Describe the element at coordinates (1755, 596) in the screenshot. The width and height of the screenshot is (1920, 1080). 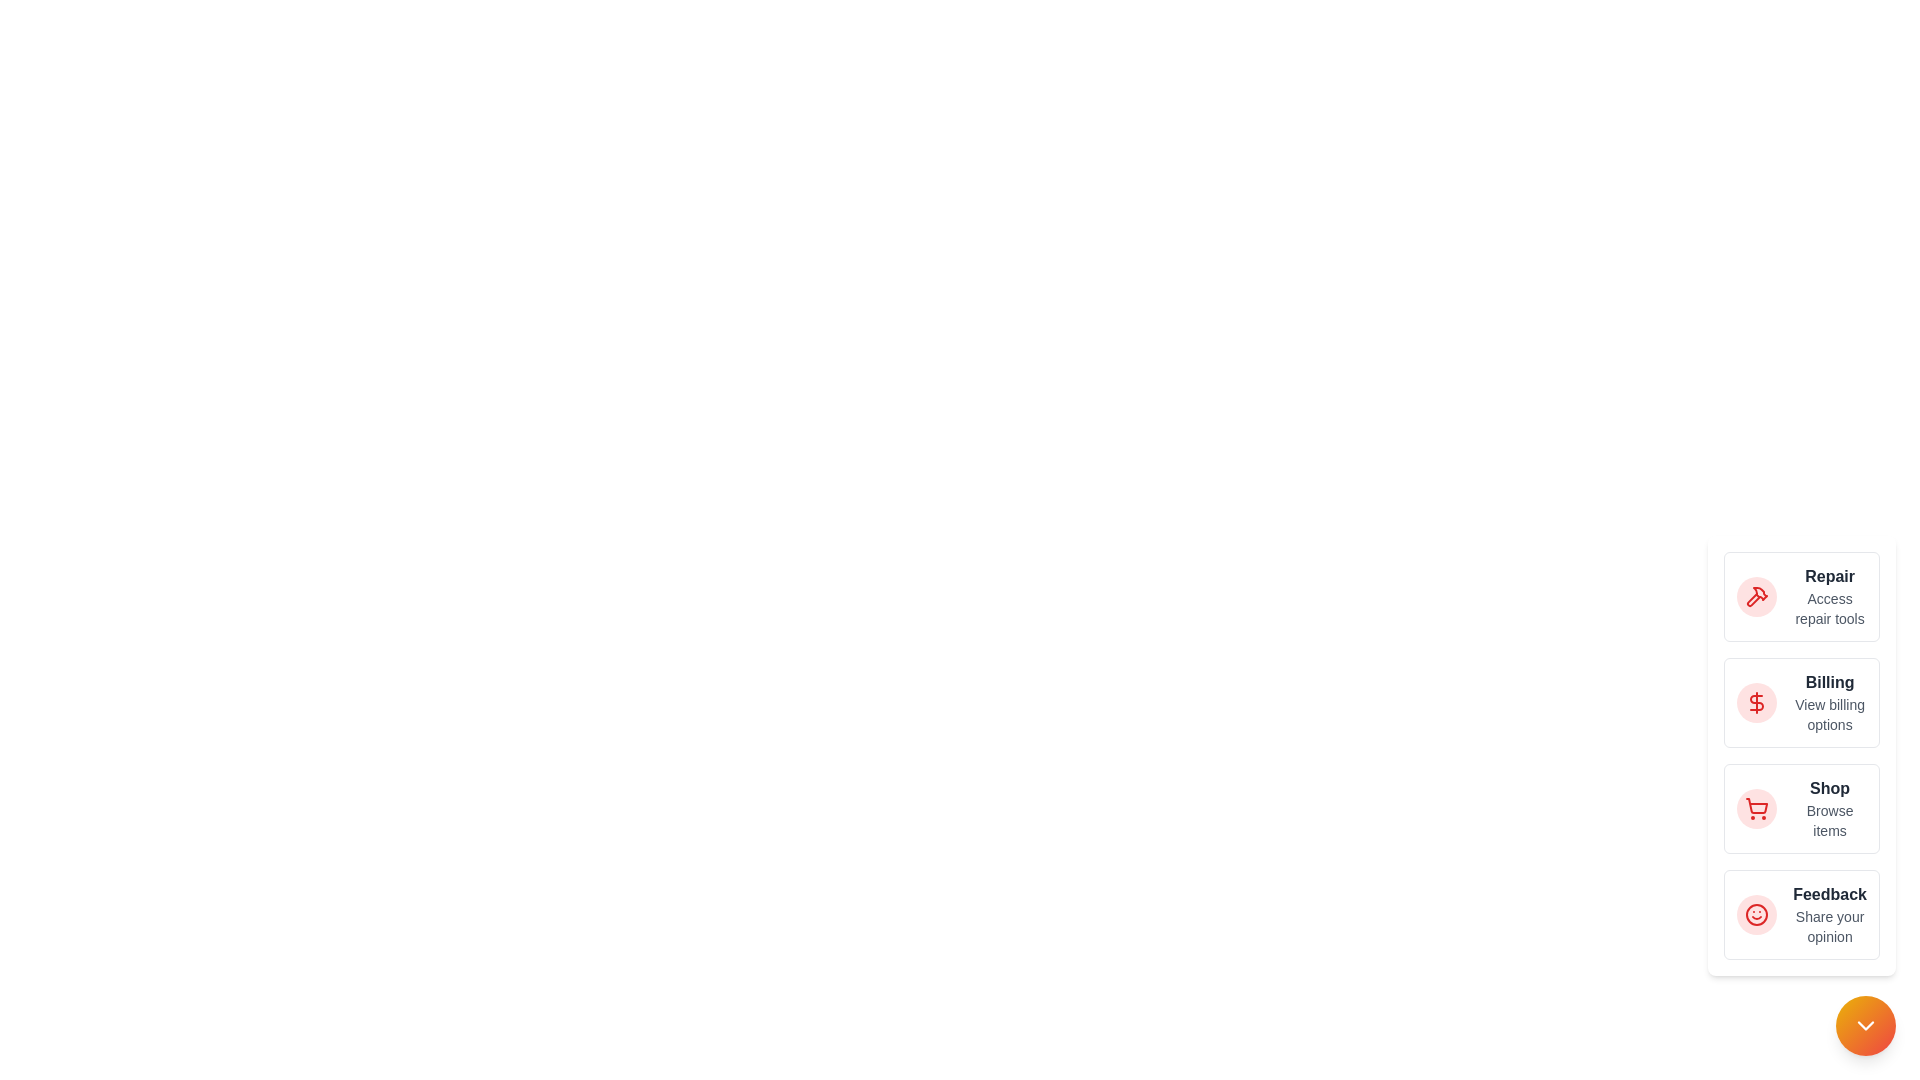
I see `the action labeled 'Repair' to highlight it` at that location.